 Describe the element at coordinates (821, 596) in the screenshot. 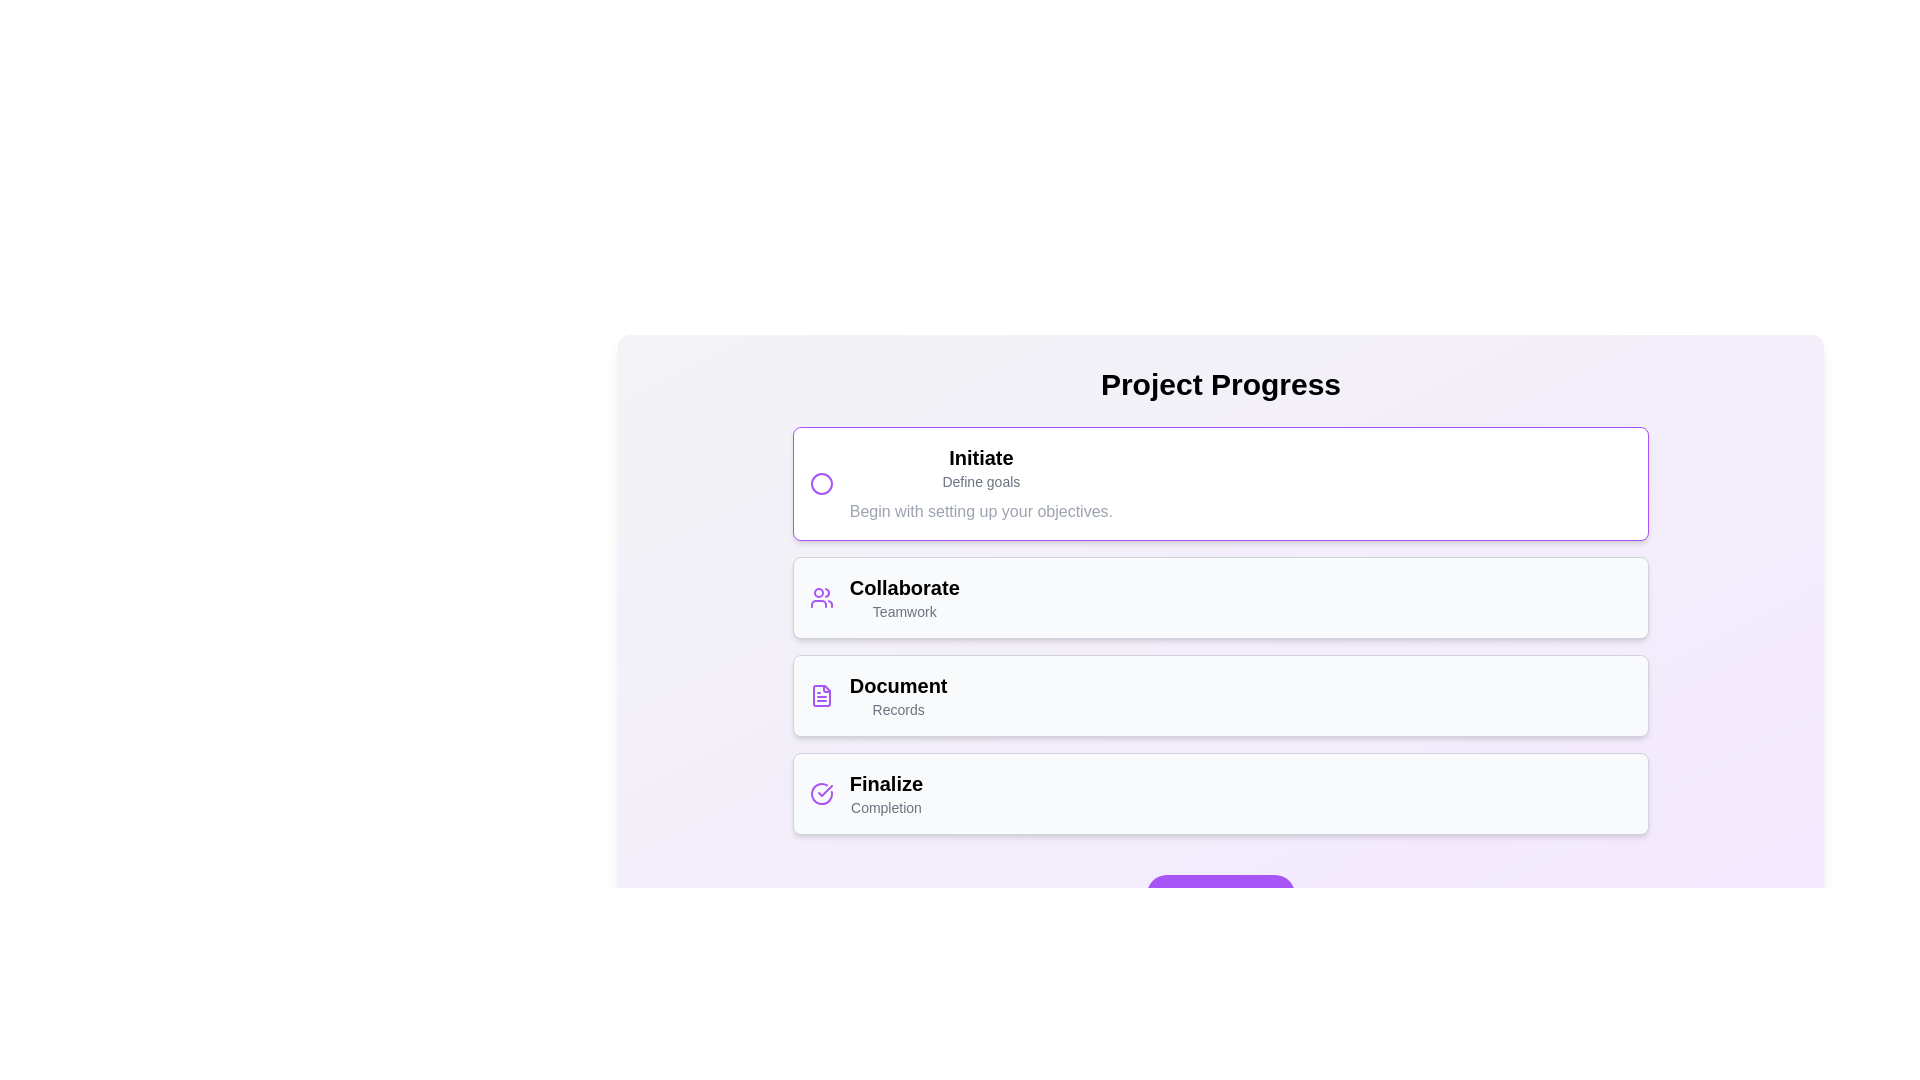

I see `the collaboration icon located in the 'Collaborate' section, positioned to the far-left of the section before the 'Collaborate' title text` at that location.